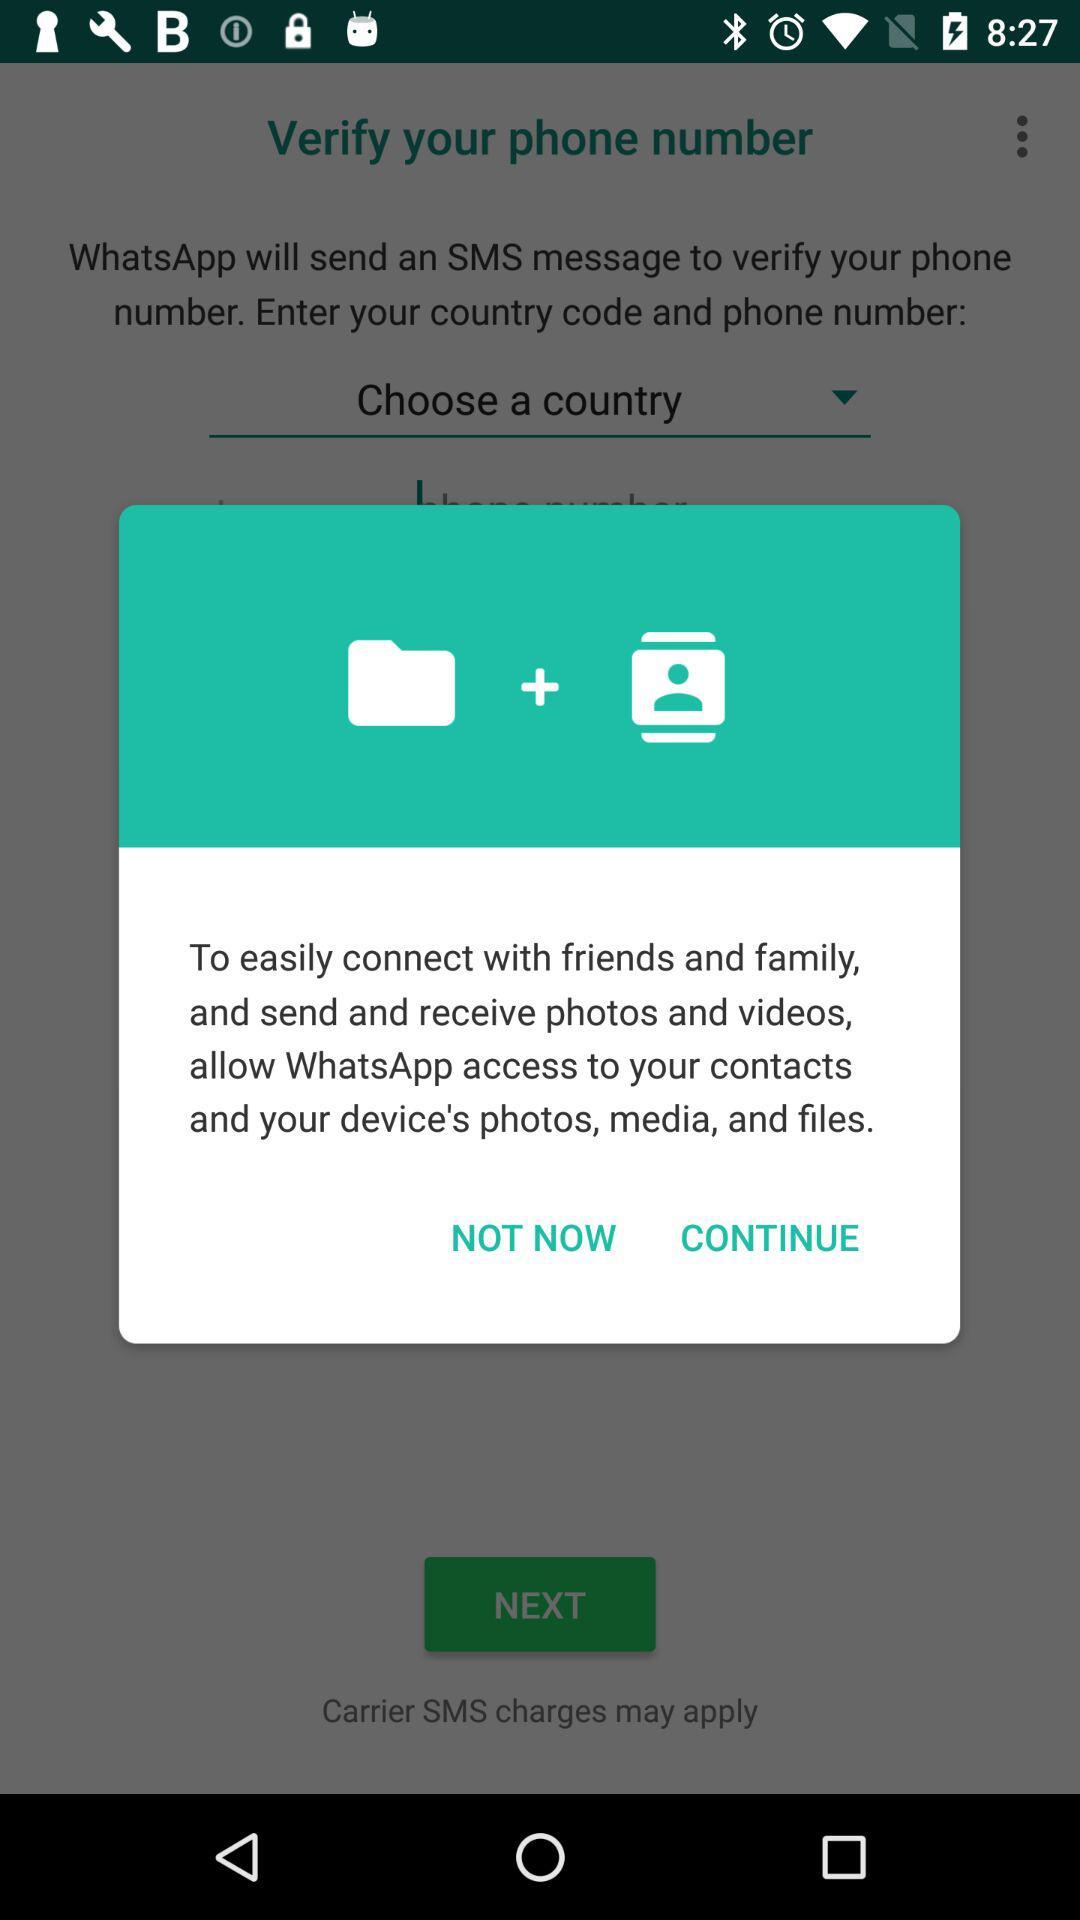 This screenshot has height=1920, width=1080. I want to click on the icon to the left of continue, so click(532, 1235).